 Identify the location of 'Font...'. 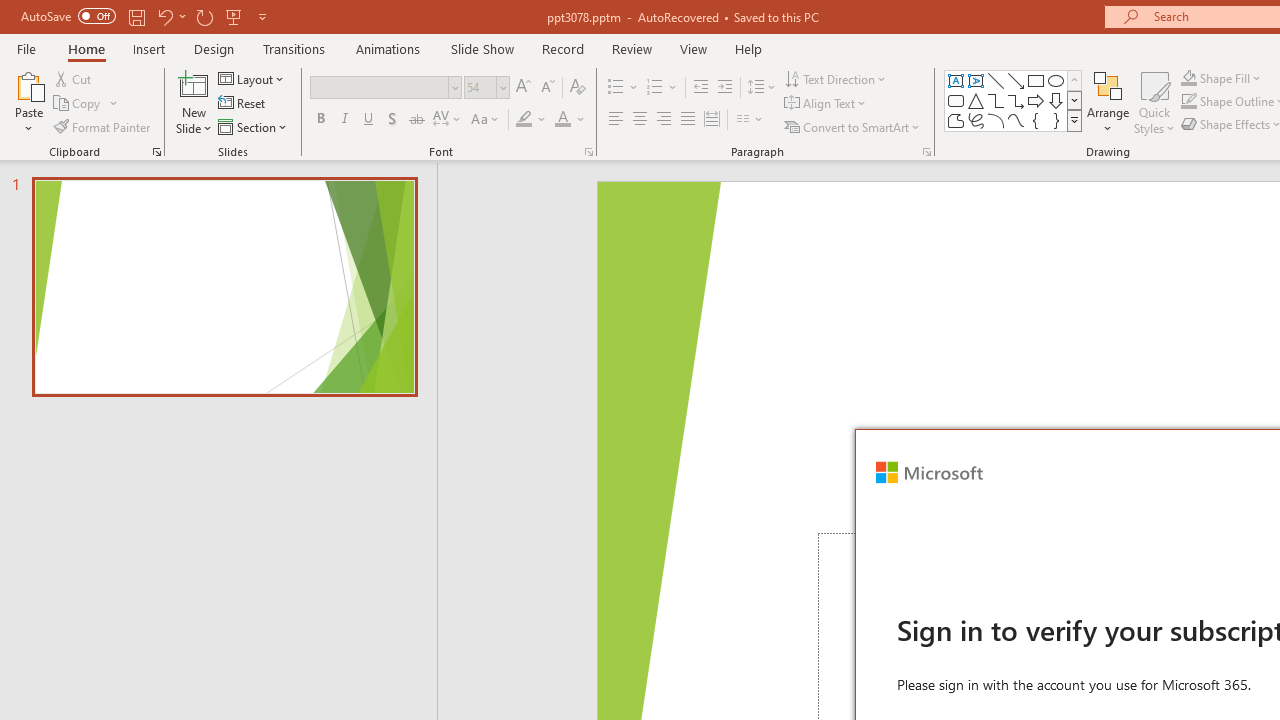
(587, 150).